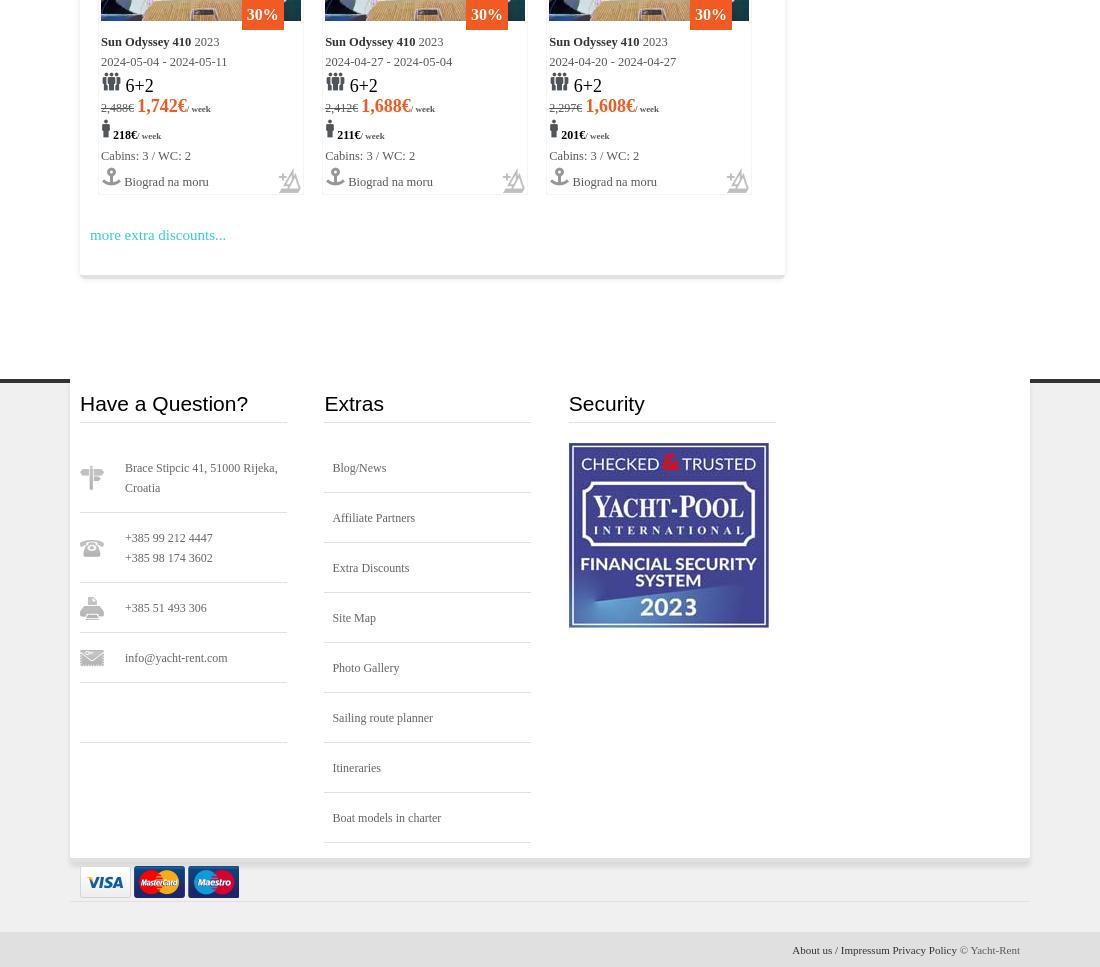  Describe the element at coordinates (370, 567) in the screenshot. I see `'Extra Discounts'` at that location.